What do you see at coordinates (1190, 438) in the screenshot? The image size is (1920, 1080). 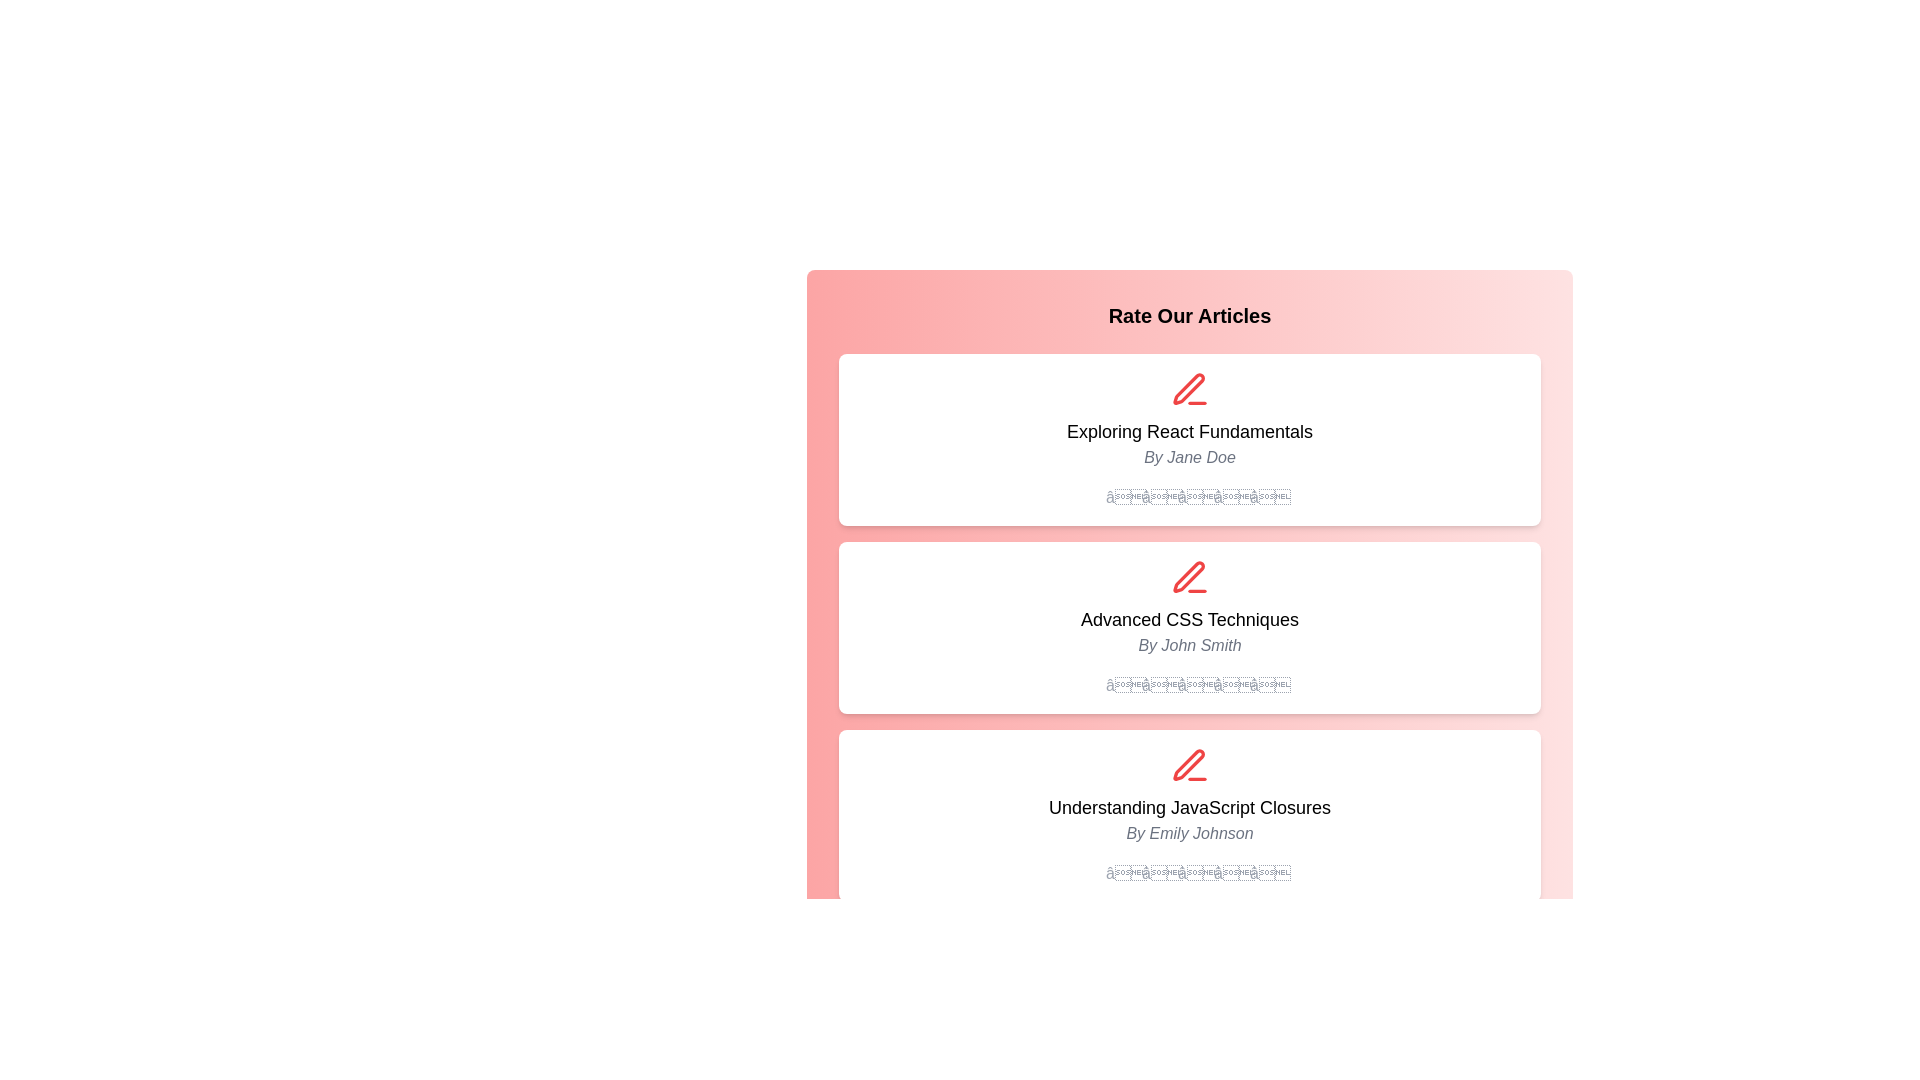 I see `the article titled 'Exploring React Fundamentals' by 'Jane Doe'` at bounding box center [1190, 438].